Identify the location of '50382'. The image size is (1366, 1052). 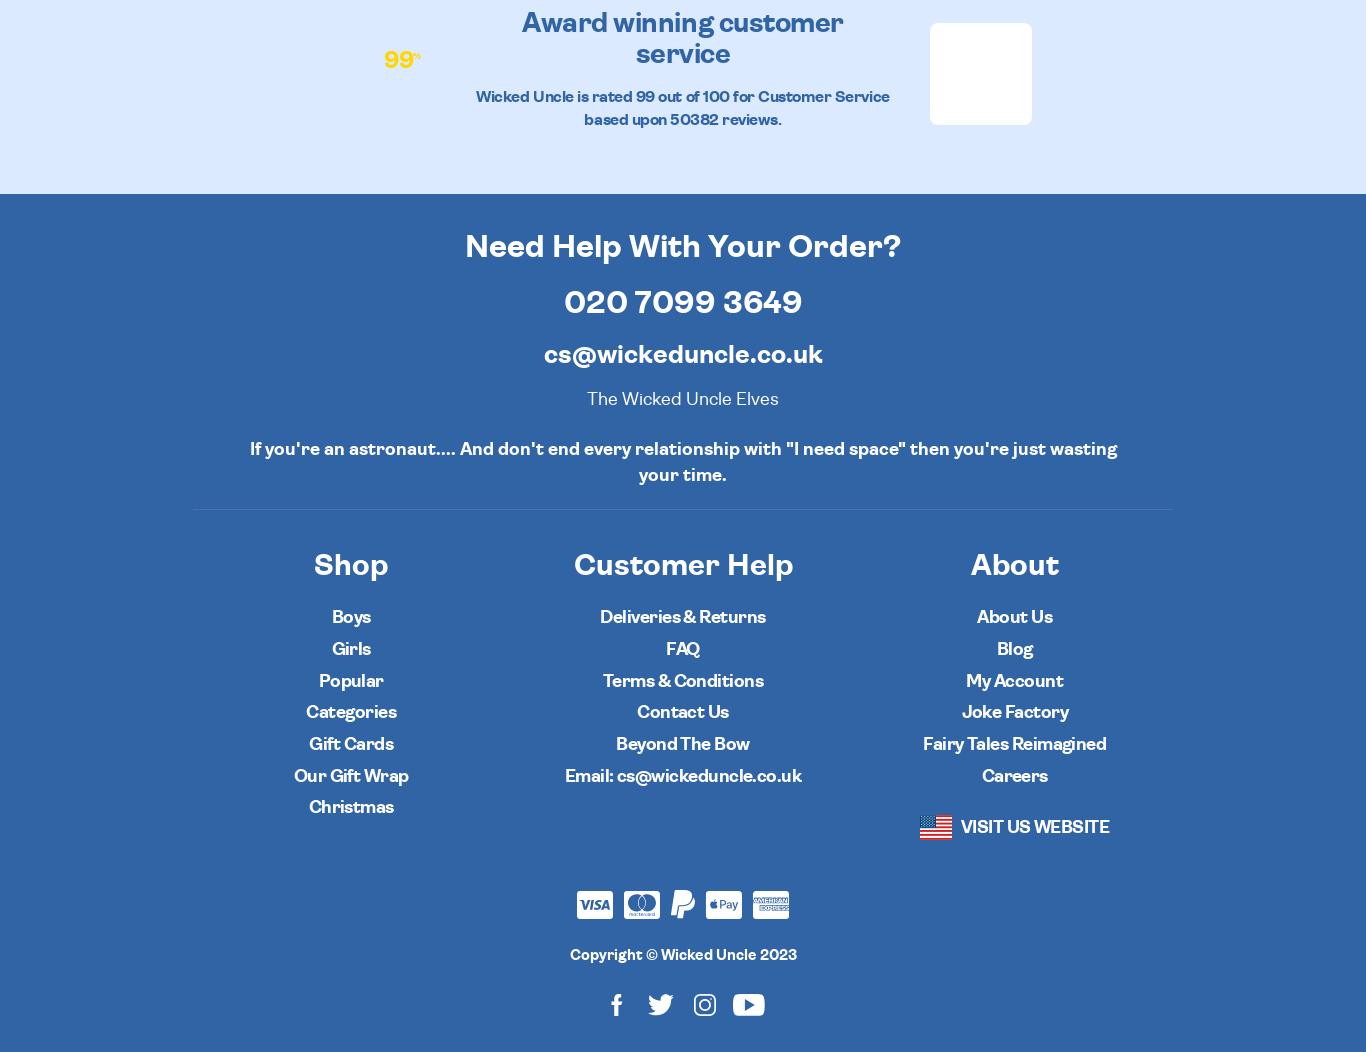
(694, 120).